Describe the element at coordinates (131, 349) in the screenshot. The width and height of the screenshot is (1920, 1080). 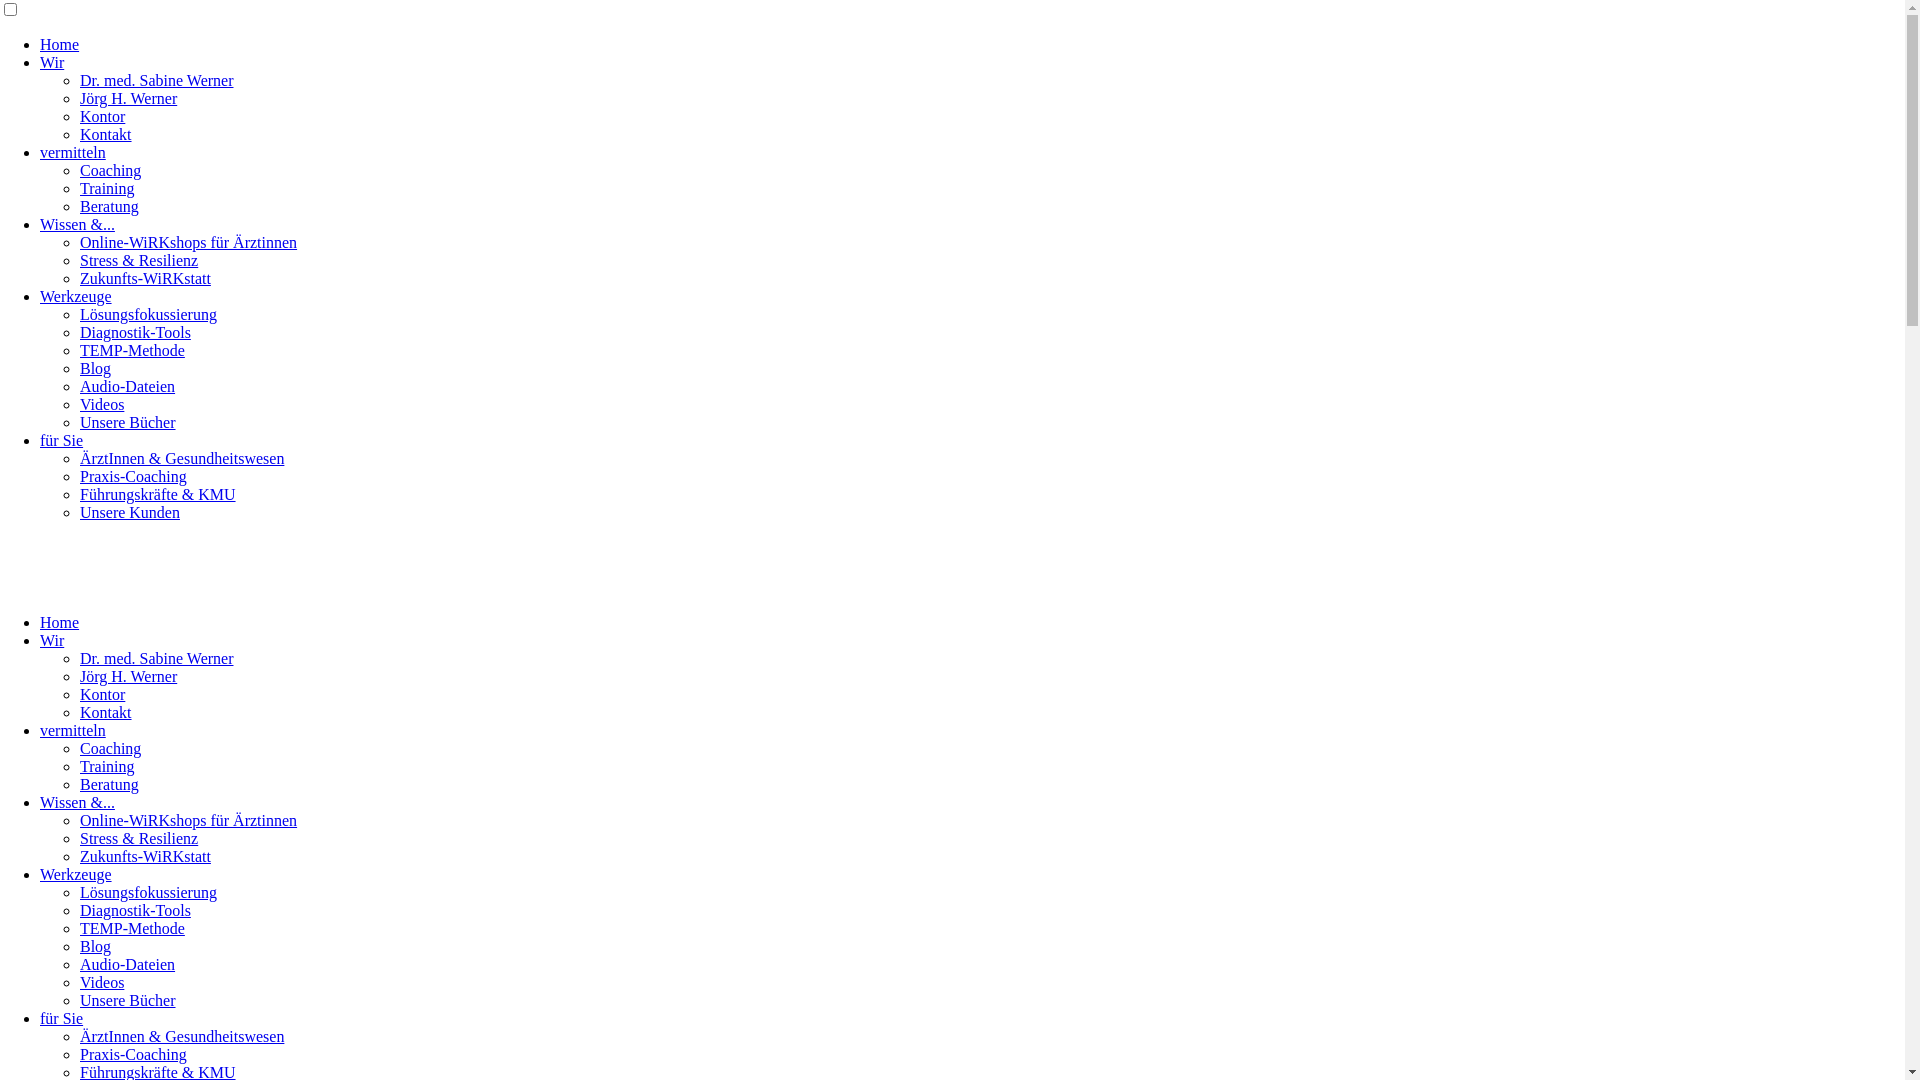
I see `'TEMP-Methode'` at that location.